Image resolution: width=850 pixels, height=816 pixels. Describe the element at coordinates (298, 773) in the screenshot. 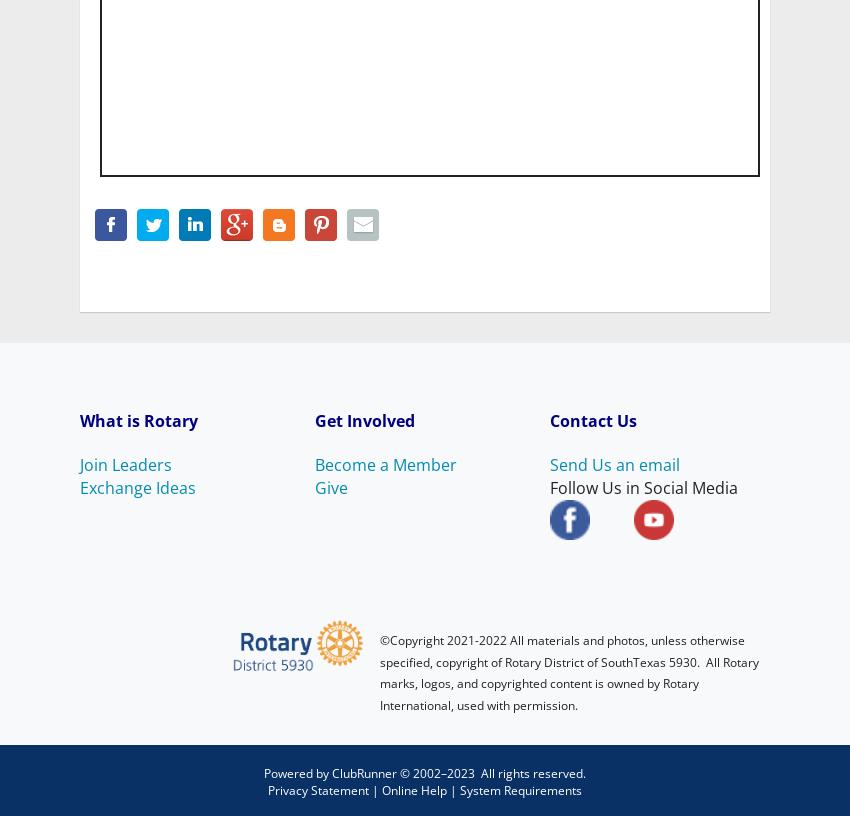

I see `'Powered by'` at that location.